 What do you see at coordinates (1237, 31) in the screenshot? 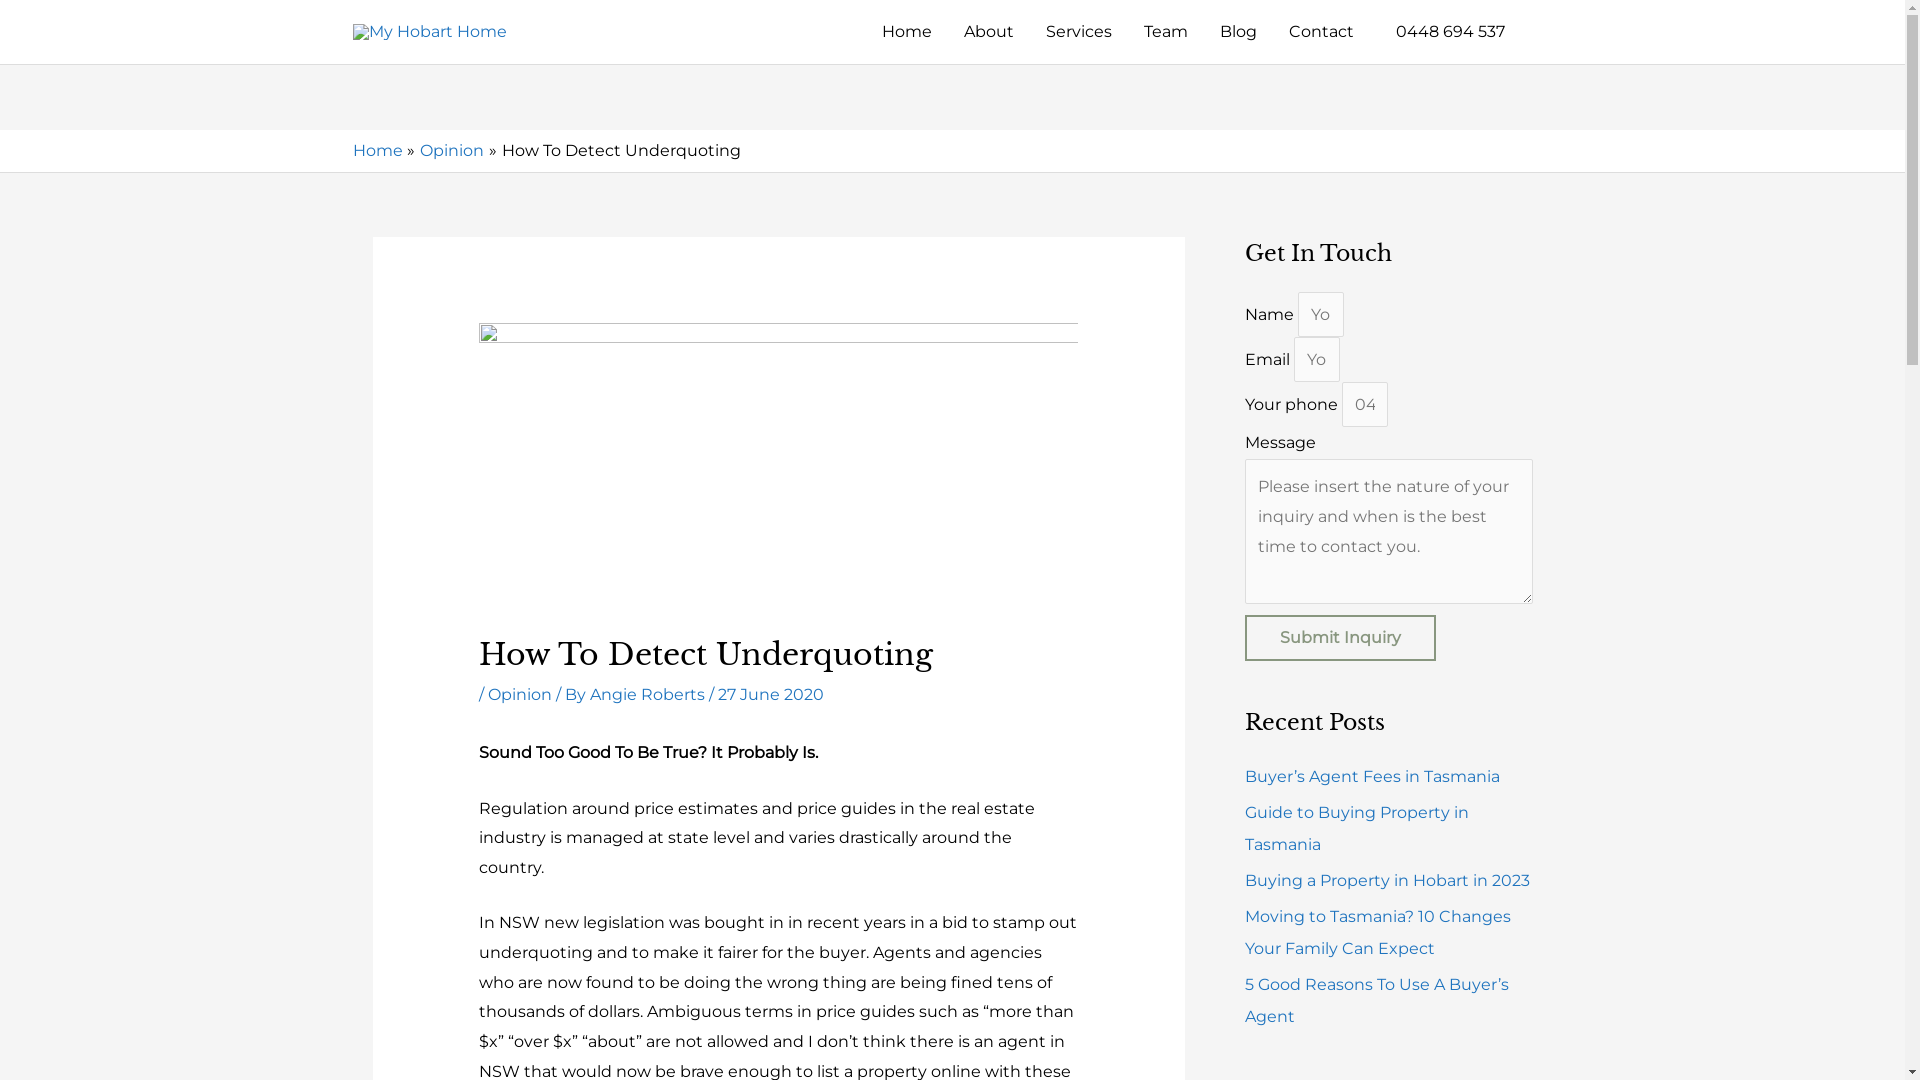
I see `'Blog'` at bounding box center [1237, 31].